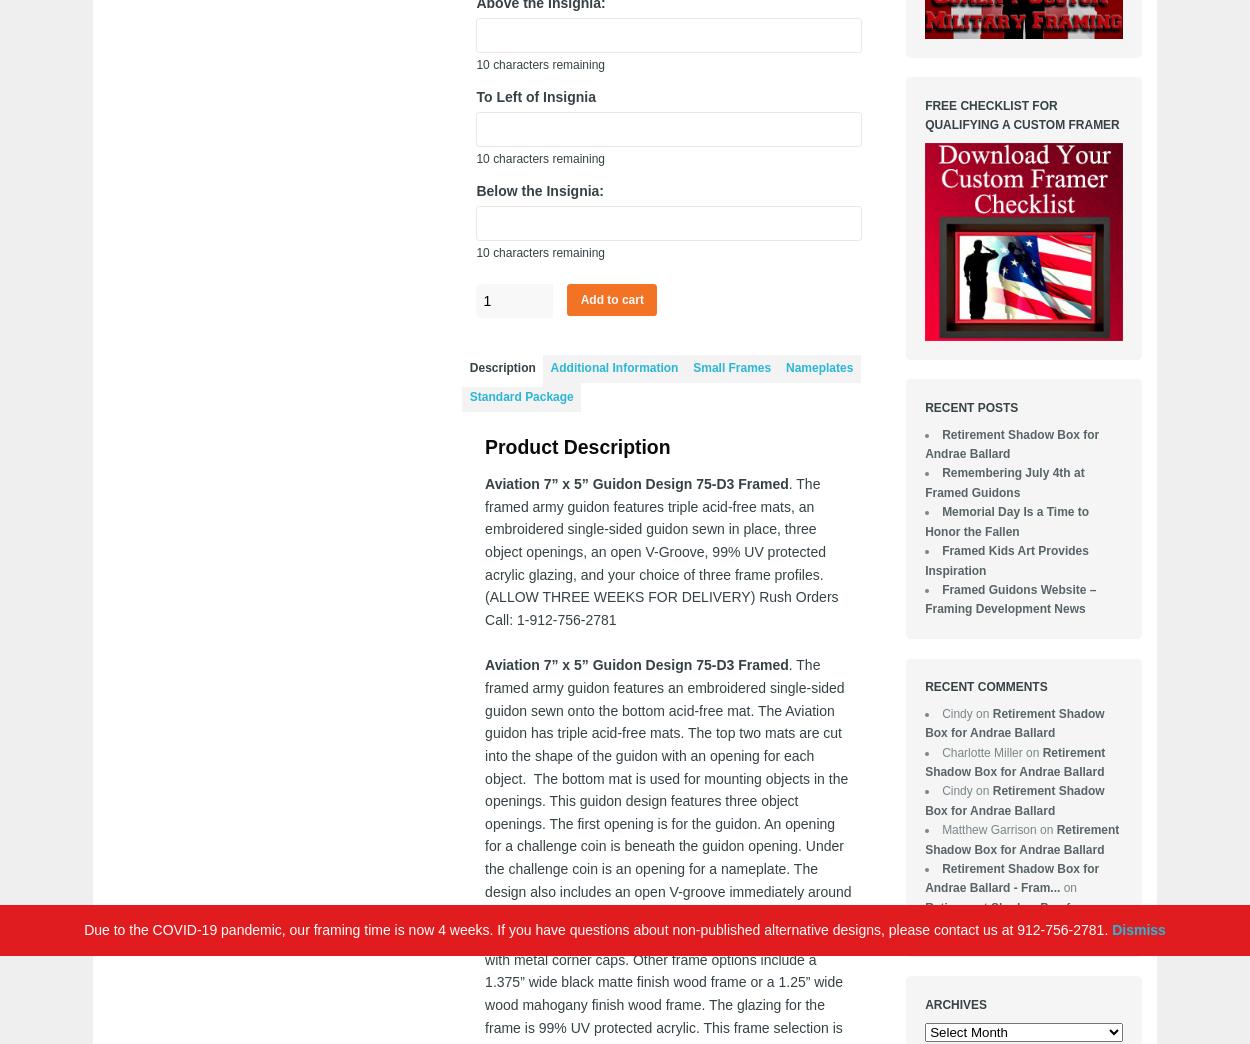 This screenshot has width=1250, height=1044. Describe the element at coordinates (1010, 599) in the screenshot. I see `'Framed Guidons Website – Framing Development News'` at that location.